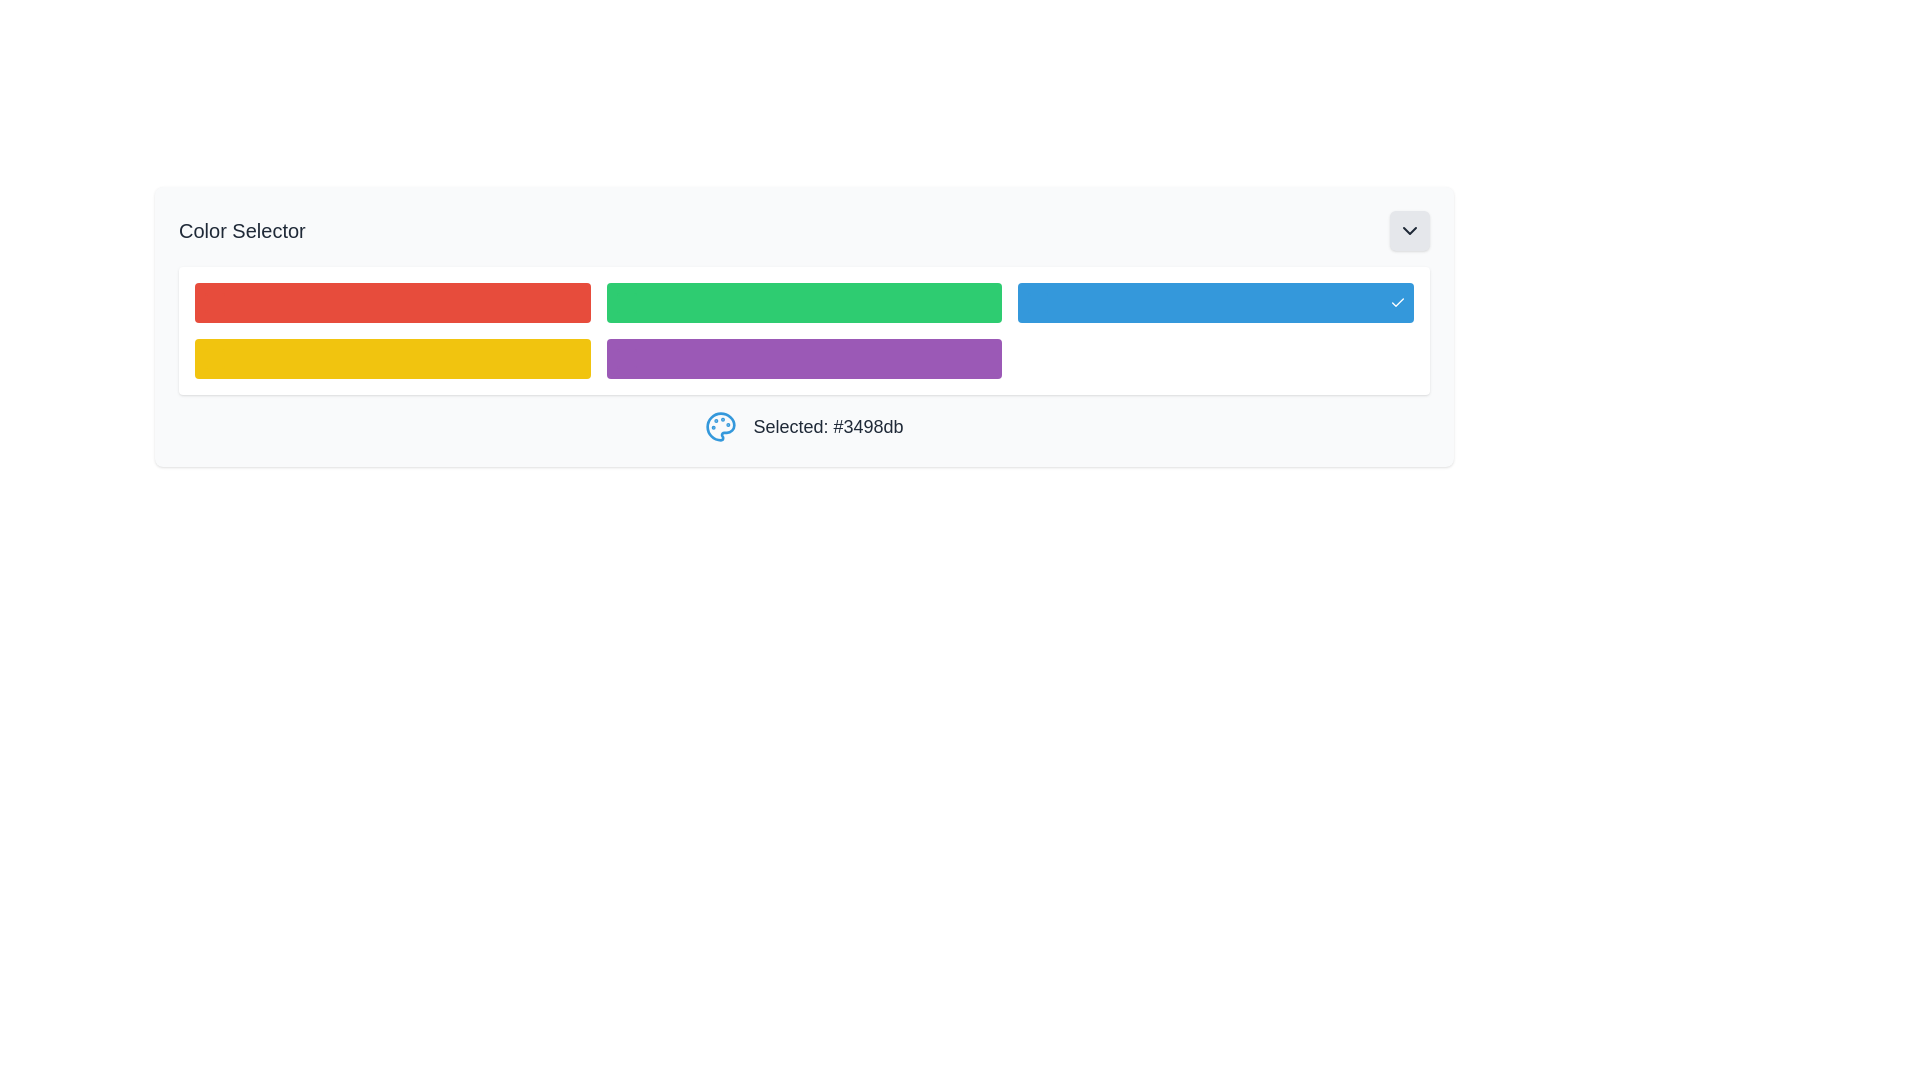  What do you see at coordinates (1038, 303) in the screenshot?
I see `the visual indicator representing the selected state within the blue button located at the far-right of the color option row` at bounding box center [1038, 303].